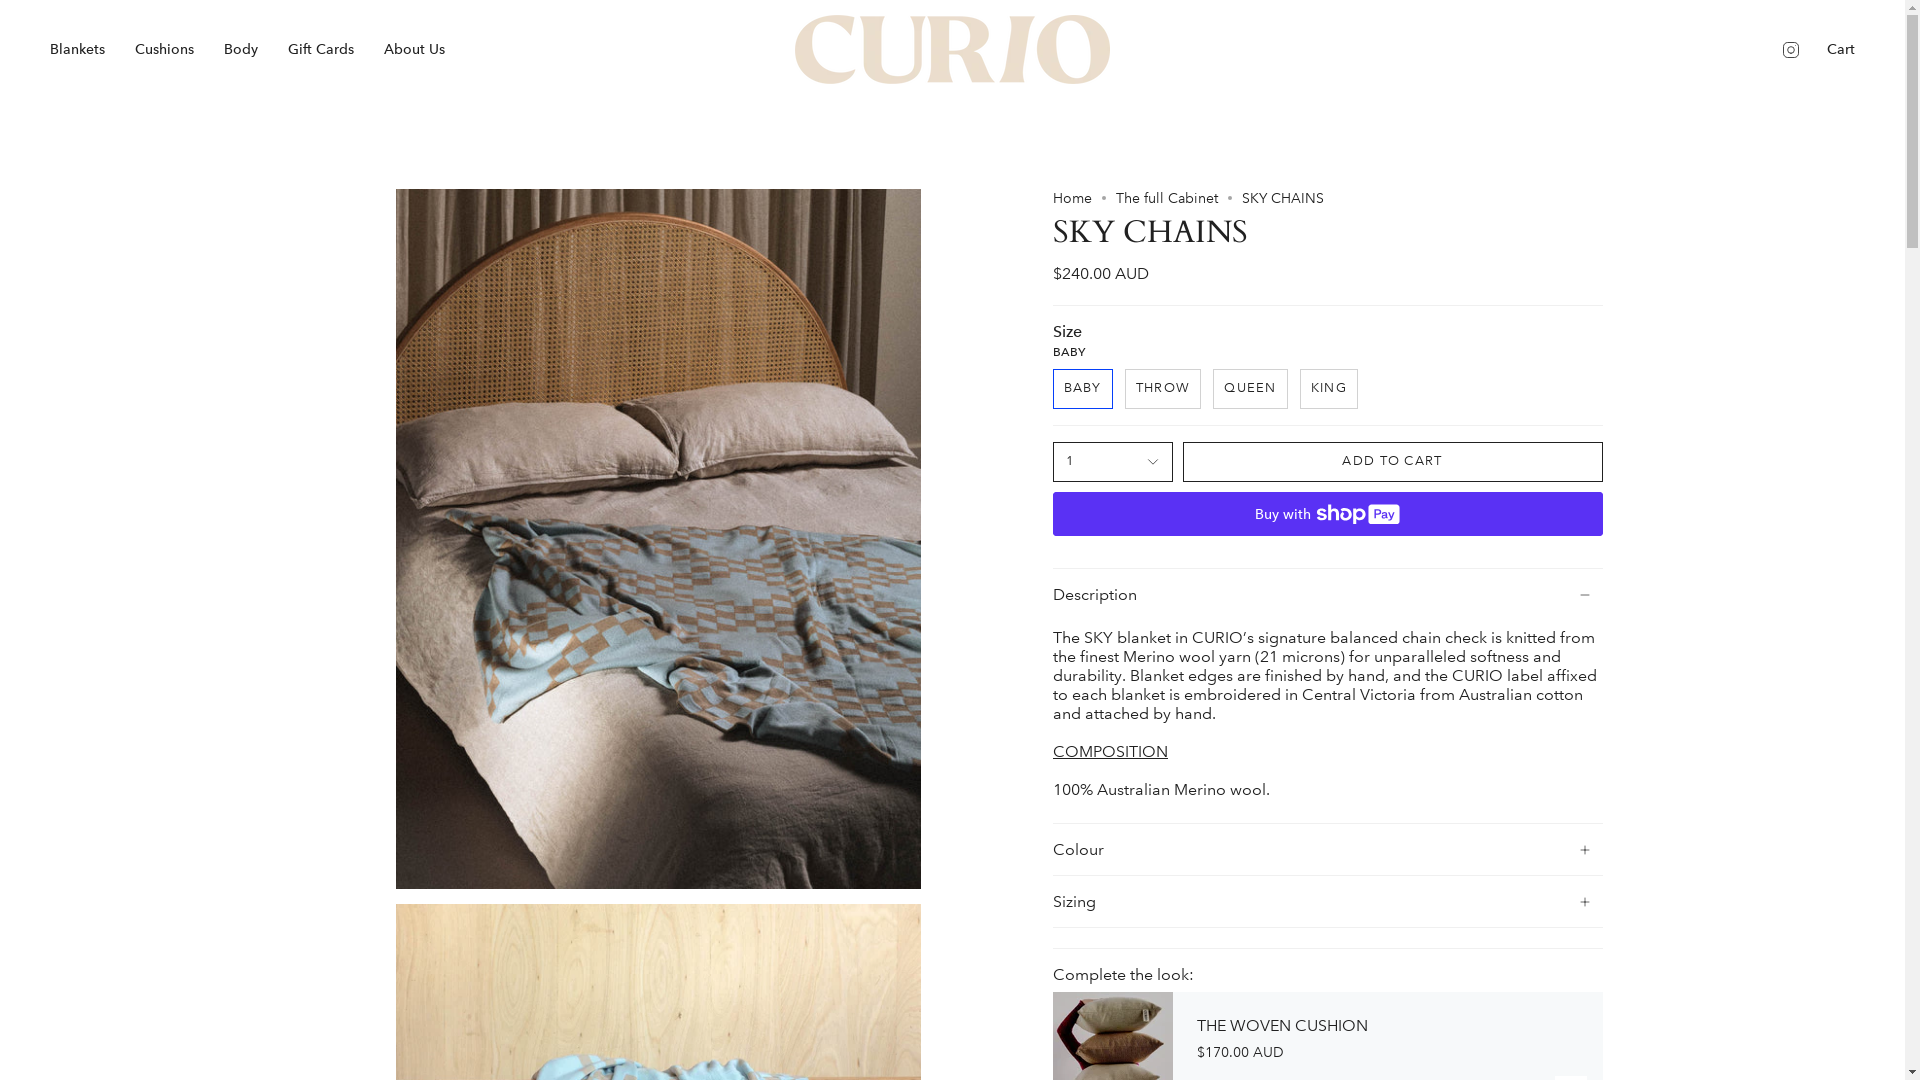 The height and width of the screenshot is (1080, 1920). I want to click on 'Cart', so click(1811, 48).